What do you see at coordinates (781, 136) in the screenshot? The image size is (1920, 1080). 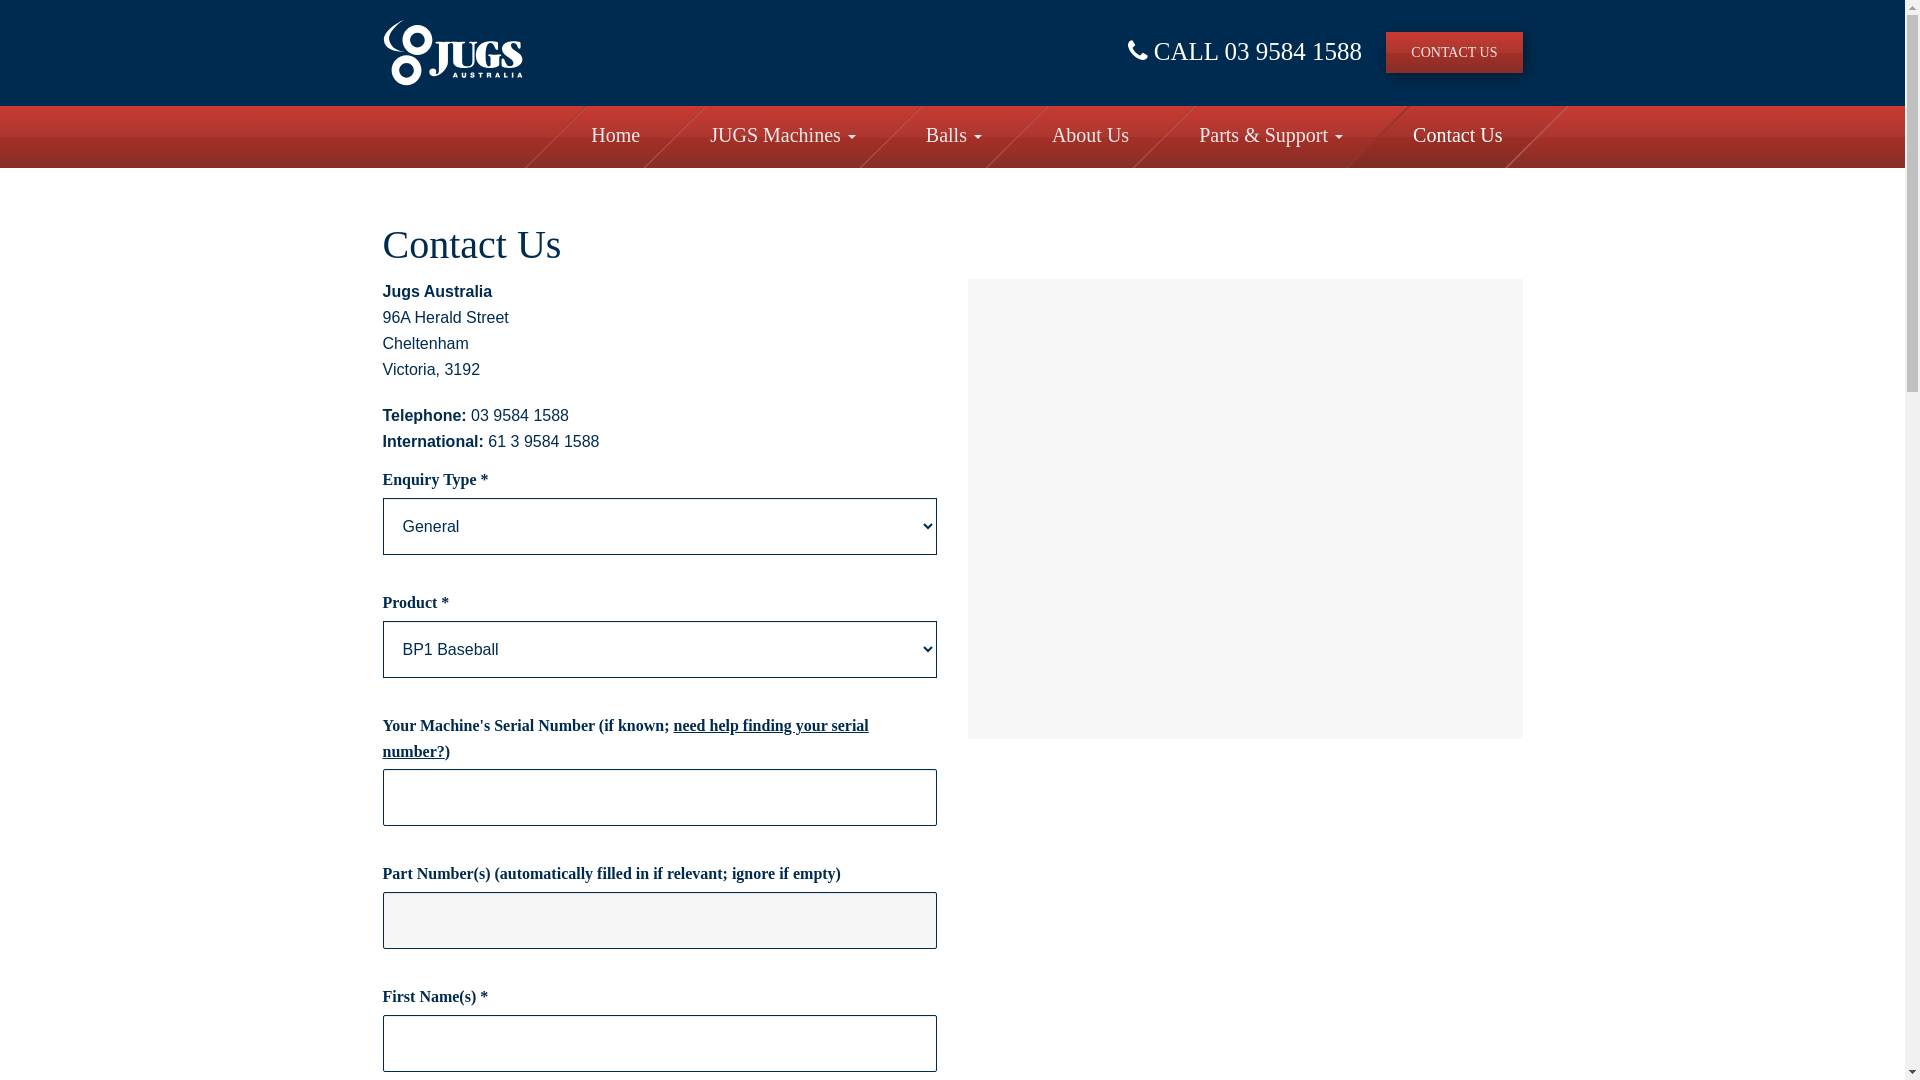 I see `'JUGS Machines'` at bounding box center [781, 136].